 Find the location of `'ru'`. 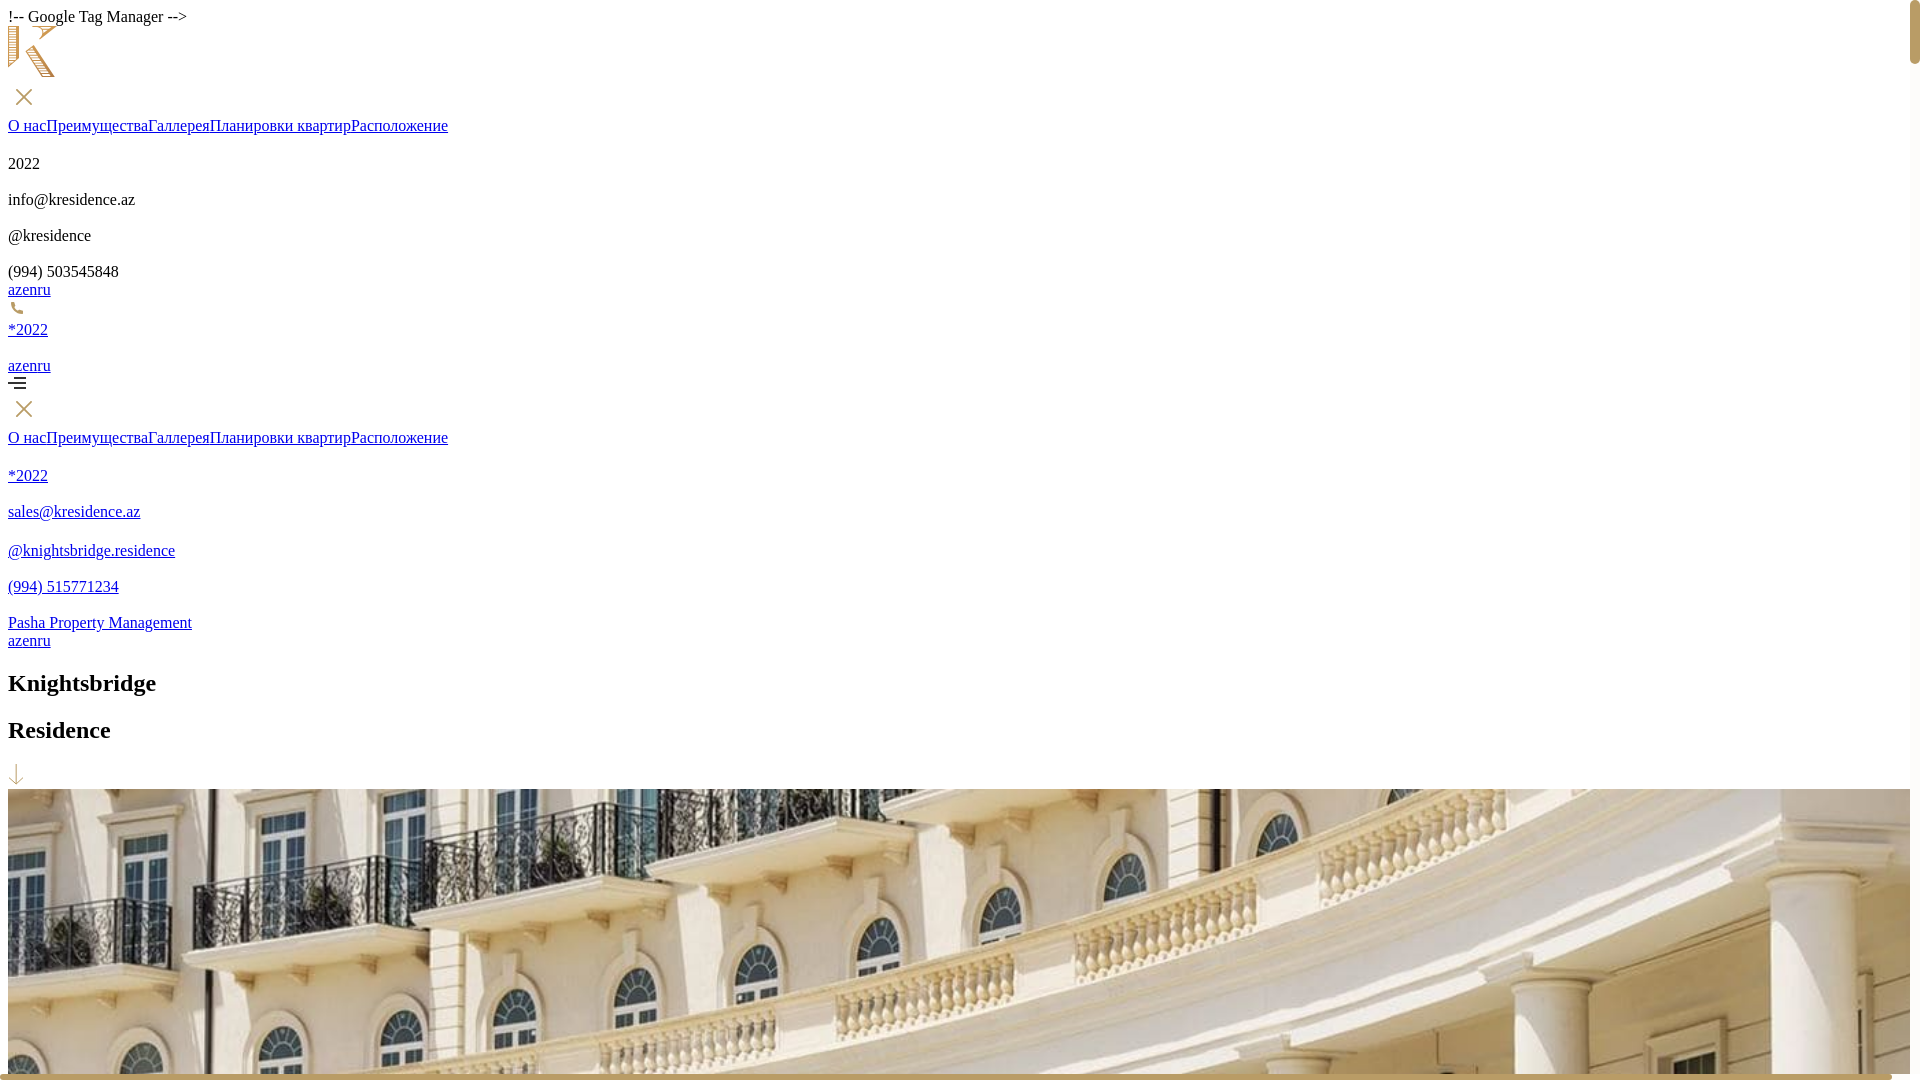

'ru' is located at coordinates (43, 640).